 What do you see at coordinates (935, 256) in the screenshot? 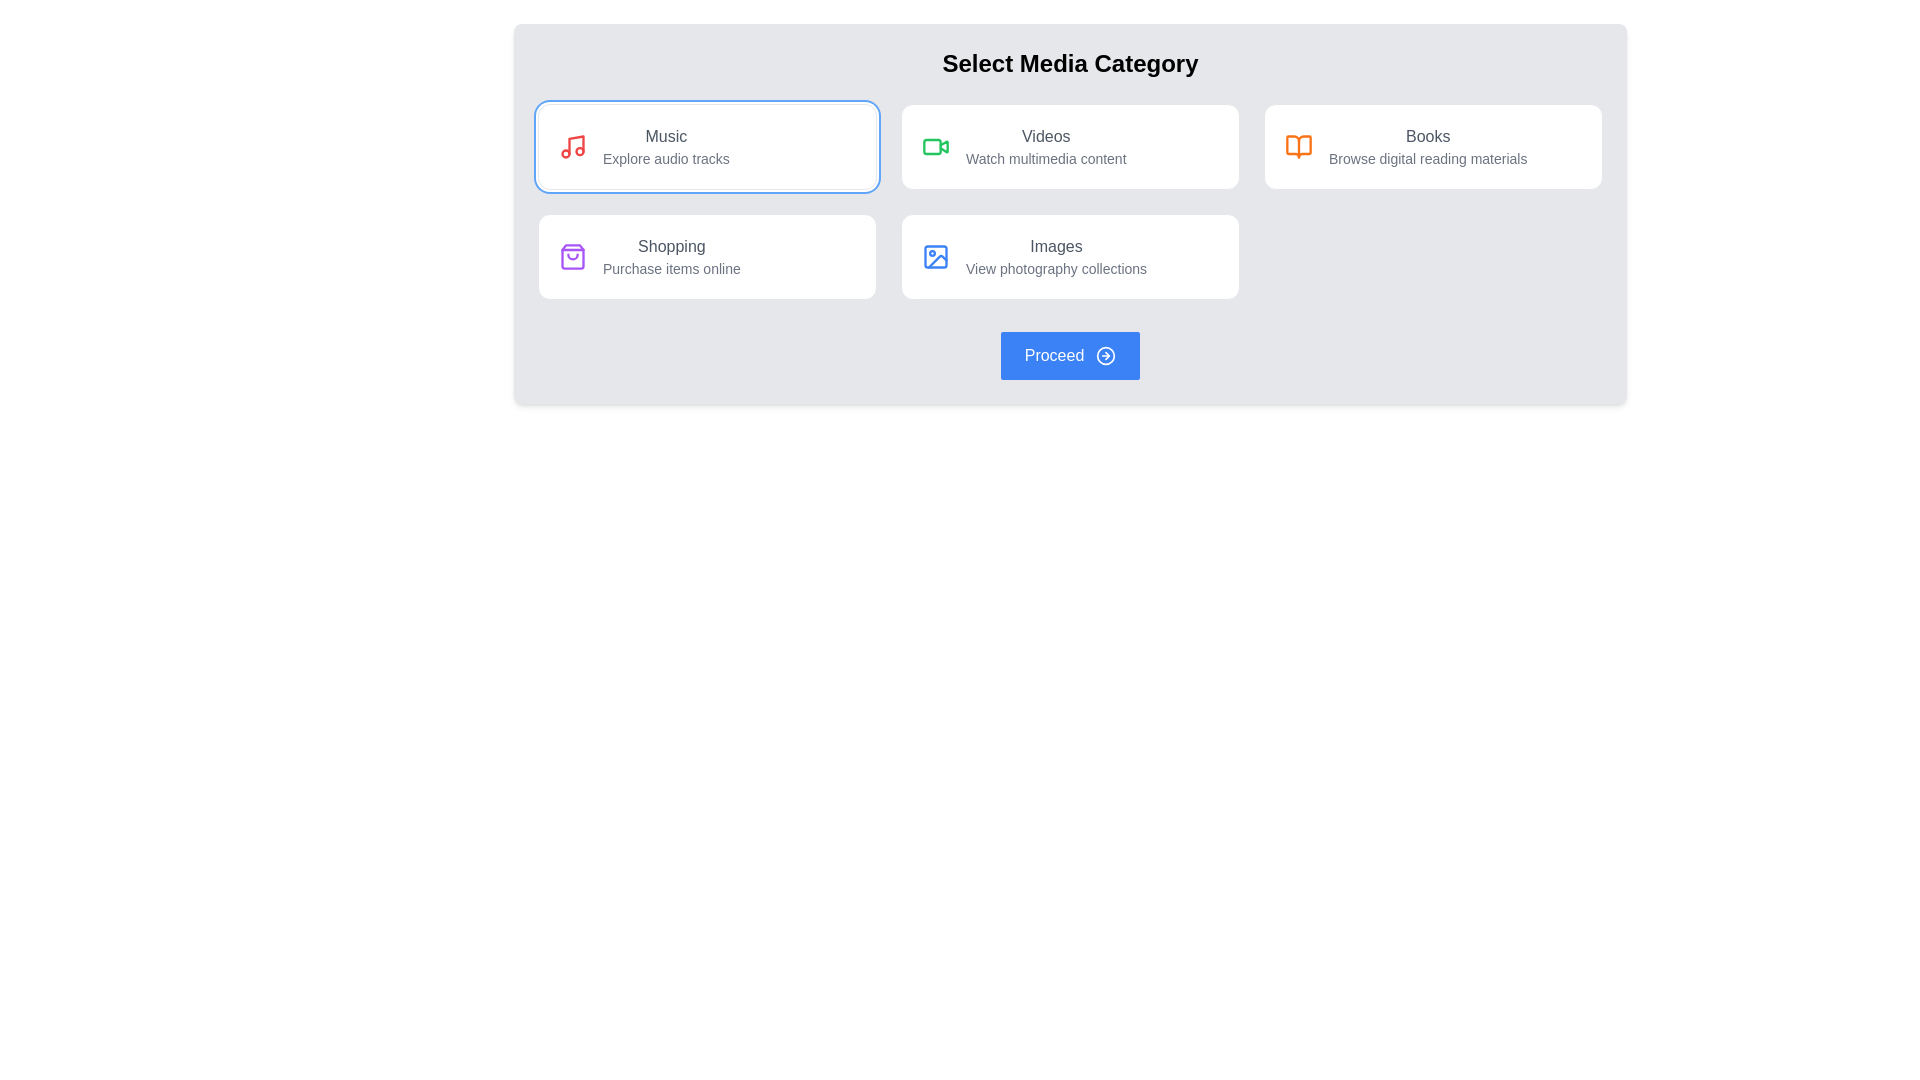
I see `the rectangular shape with rounded corners located in the 'Images' category icon group, positioned towards the bottom right and adjacent to 'Shopping'` at bounding box center [935, 256].